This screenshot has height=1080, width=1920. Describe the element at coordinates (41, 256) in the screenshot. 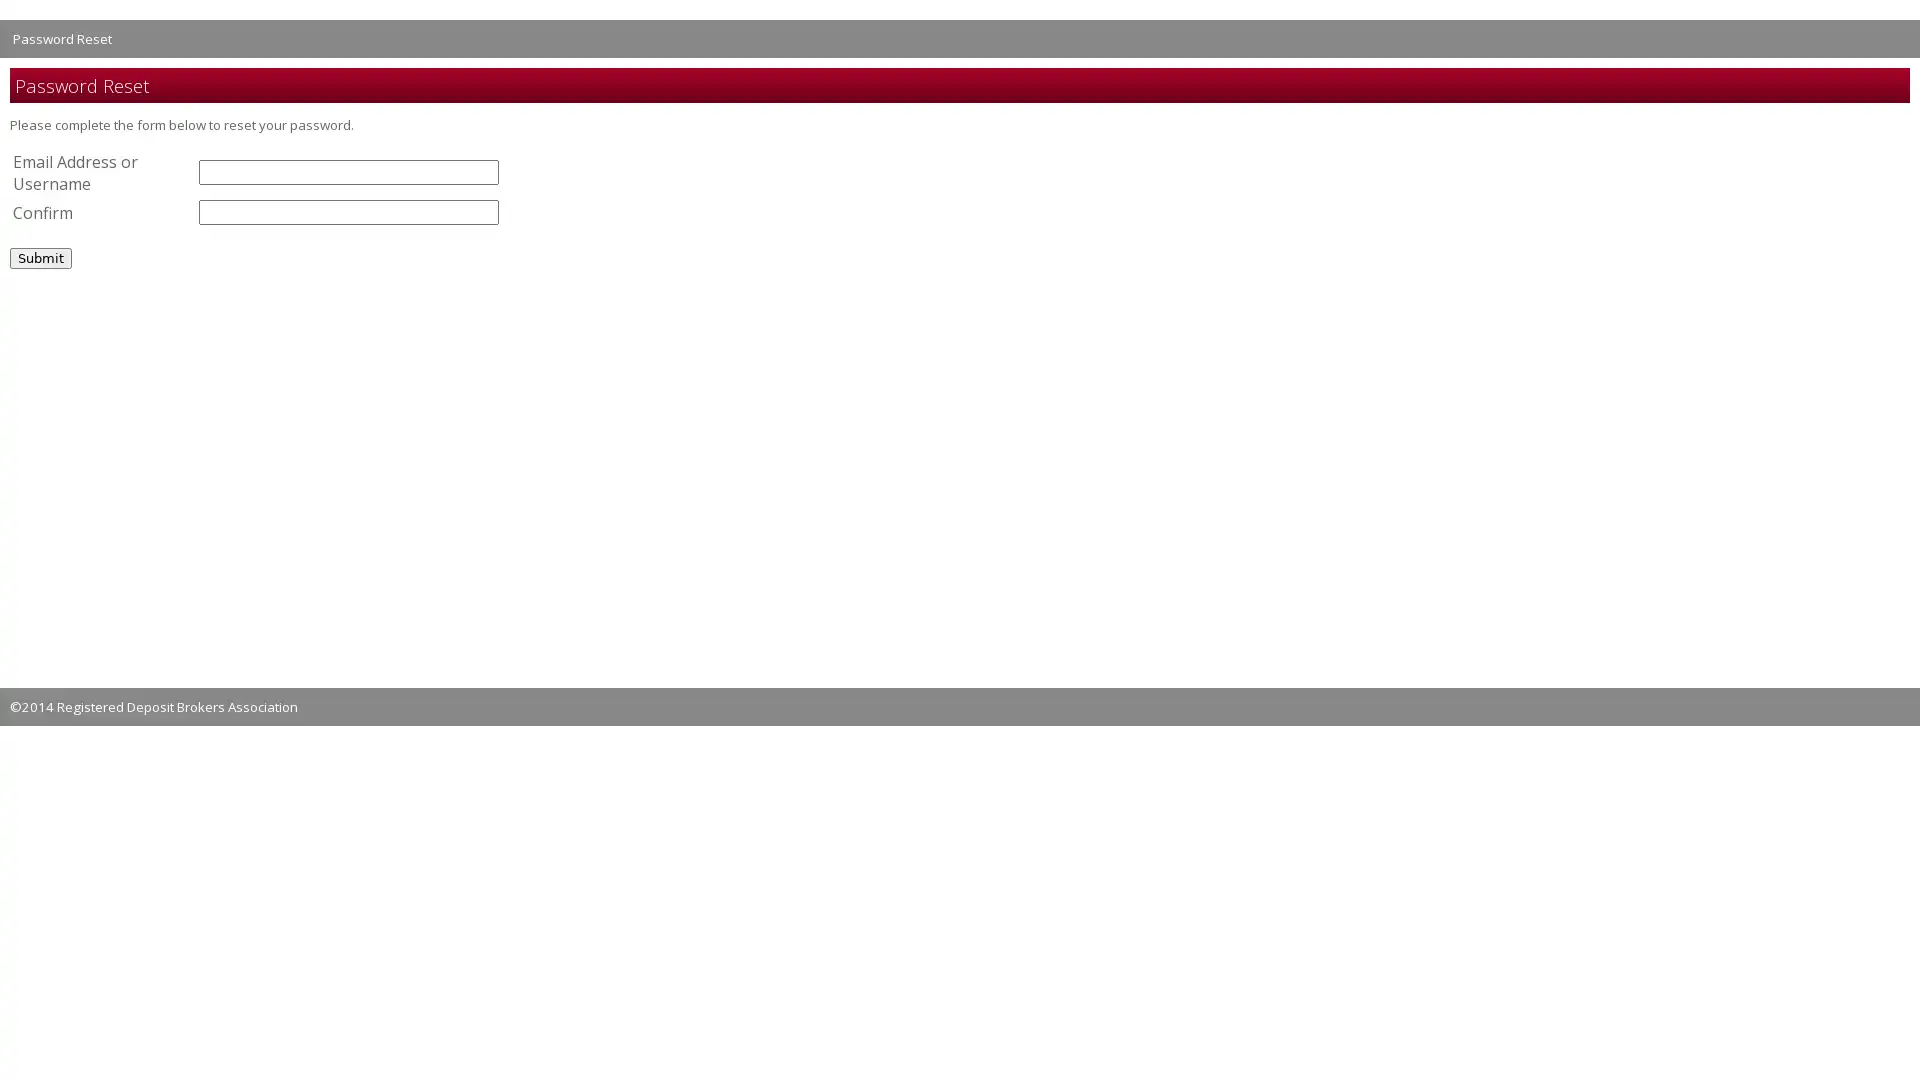

I see `Submit` at that location.